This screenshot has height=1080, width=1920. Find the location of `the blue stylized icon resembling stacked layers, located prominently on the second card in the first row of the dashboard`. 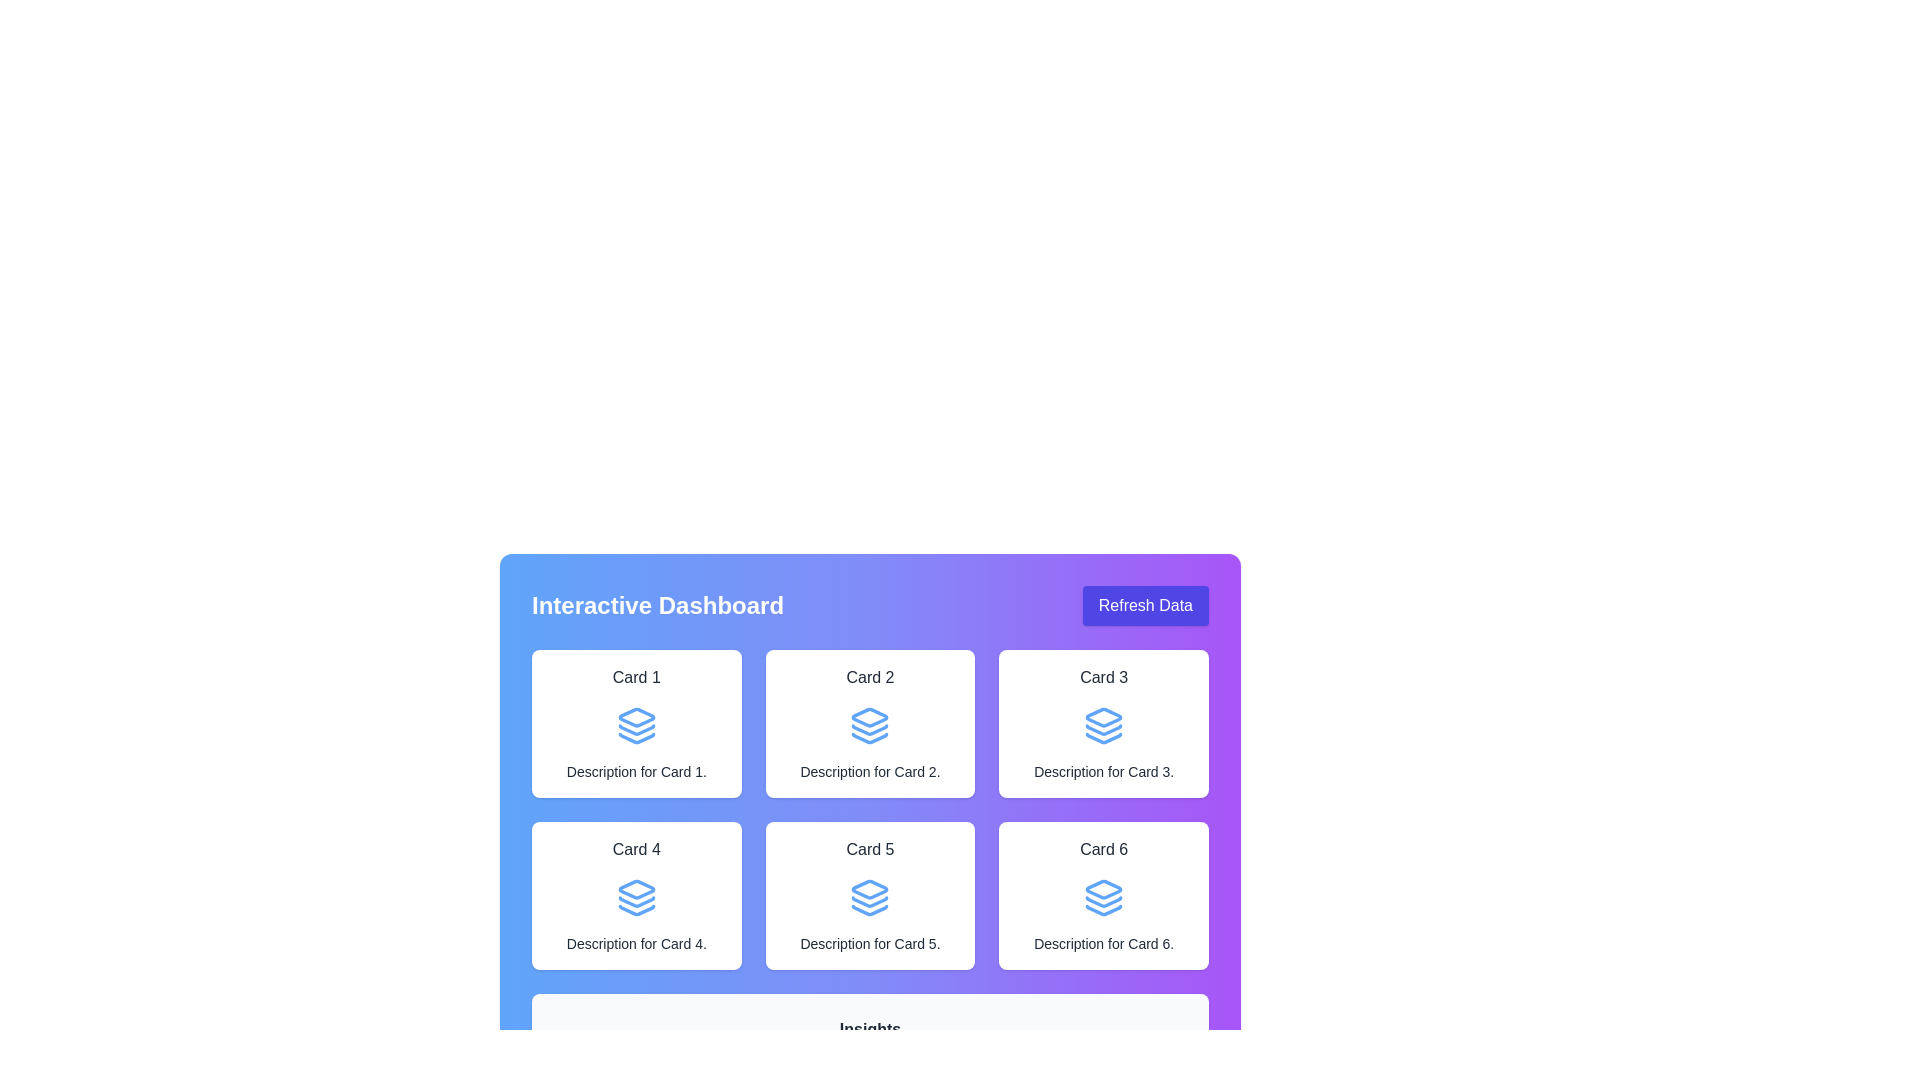

the blue stylized icon resembling stacked layers, located prominently on the second card in the first row of the dashboard is located at coordinates (870, 716).